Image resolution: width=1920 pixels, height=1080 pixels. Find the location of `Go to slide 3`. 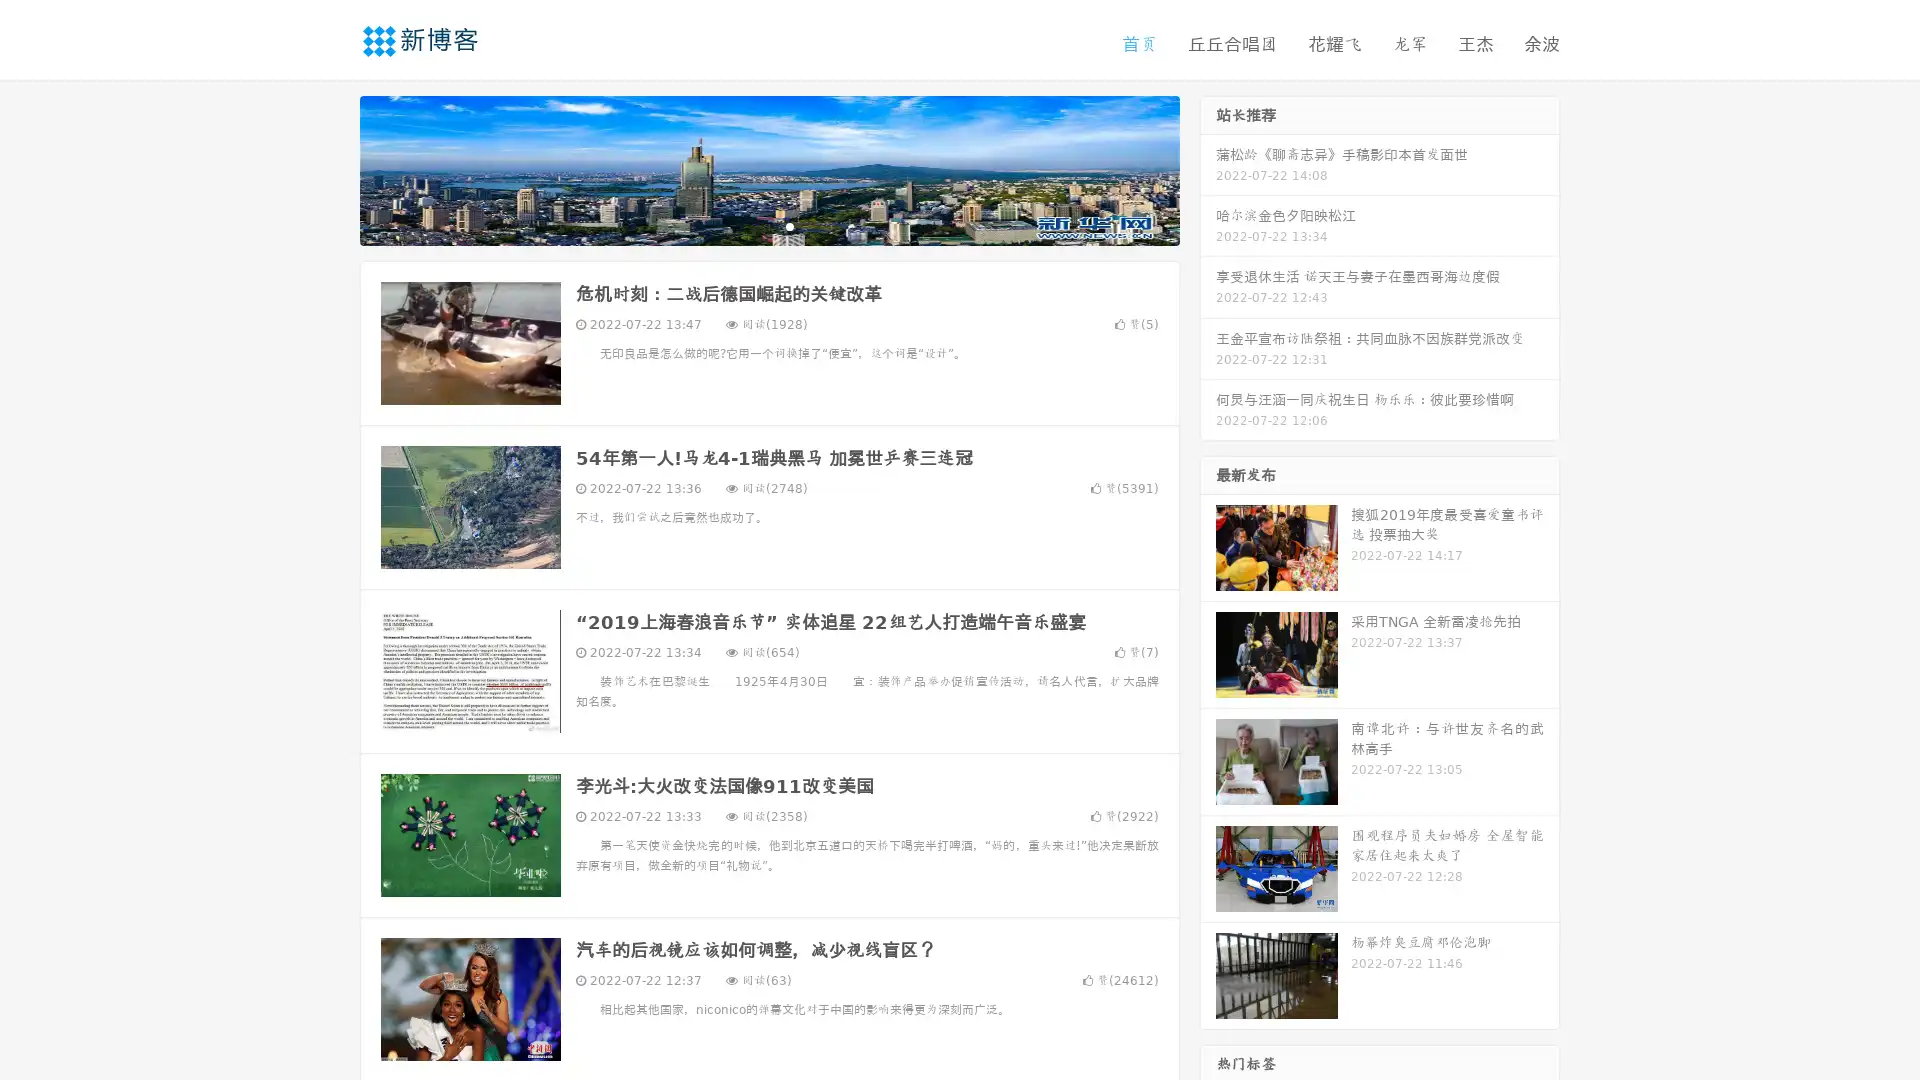

Go to slide 3 is located at coordinates (789, 225).